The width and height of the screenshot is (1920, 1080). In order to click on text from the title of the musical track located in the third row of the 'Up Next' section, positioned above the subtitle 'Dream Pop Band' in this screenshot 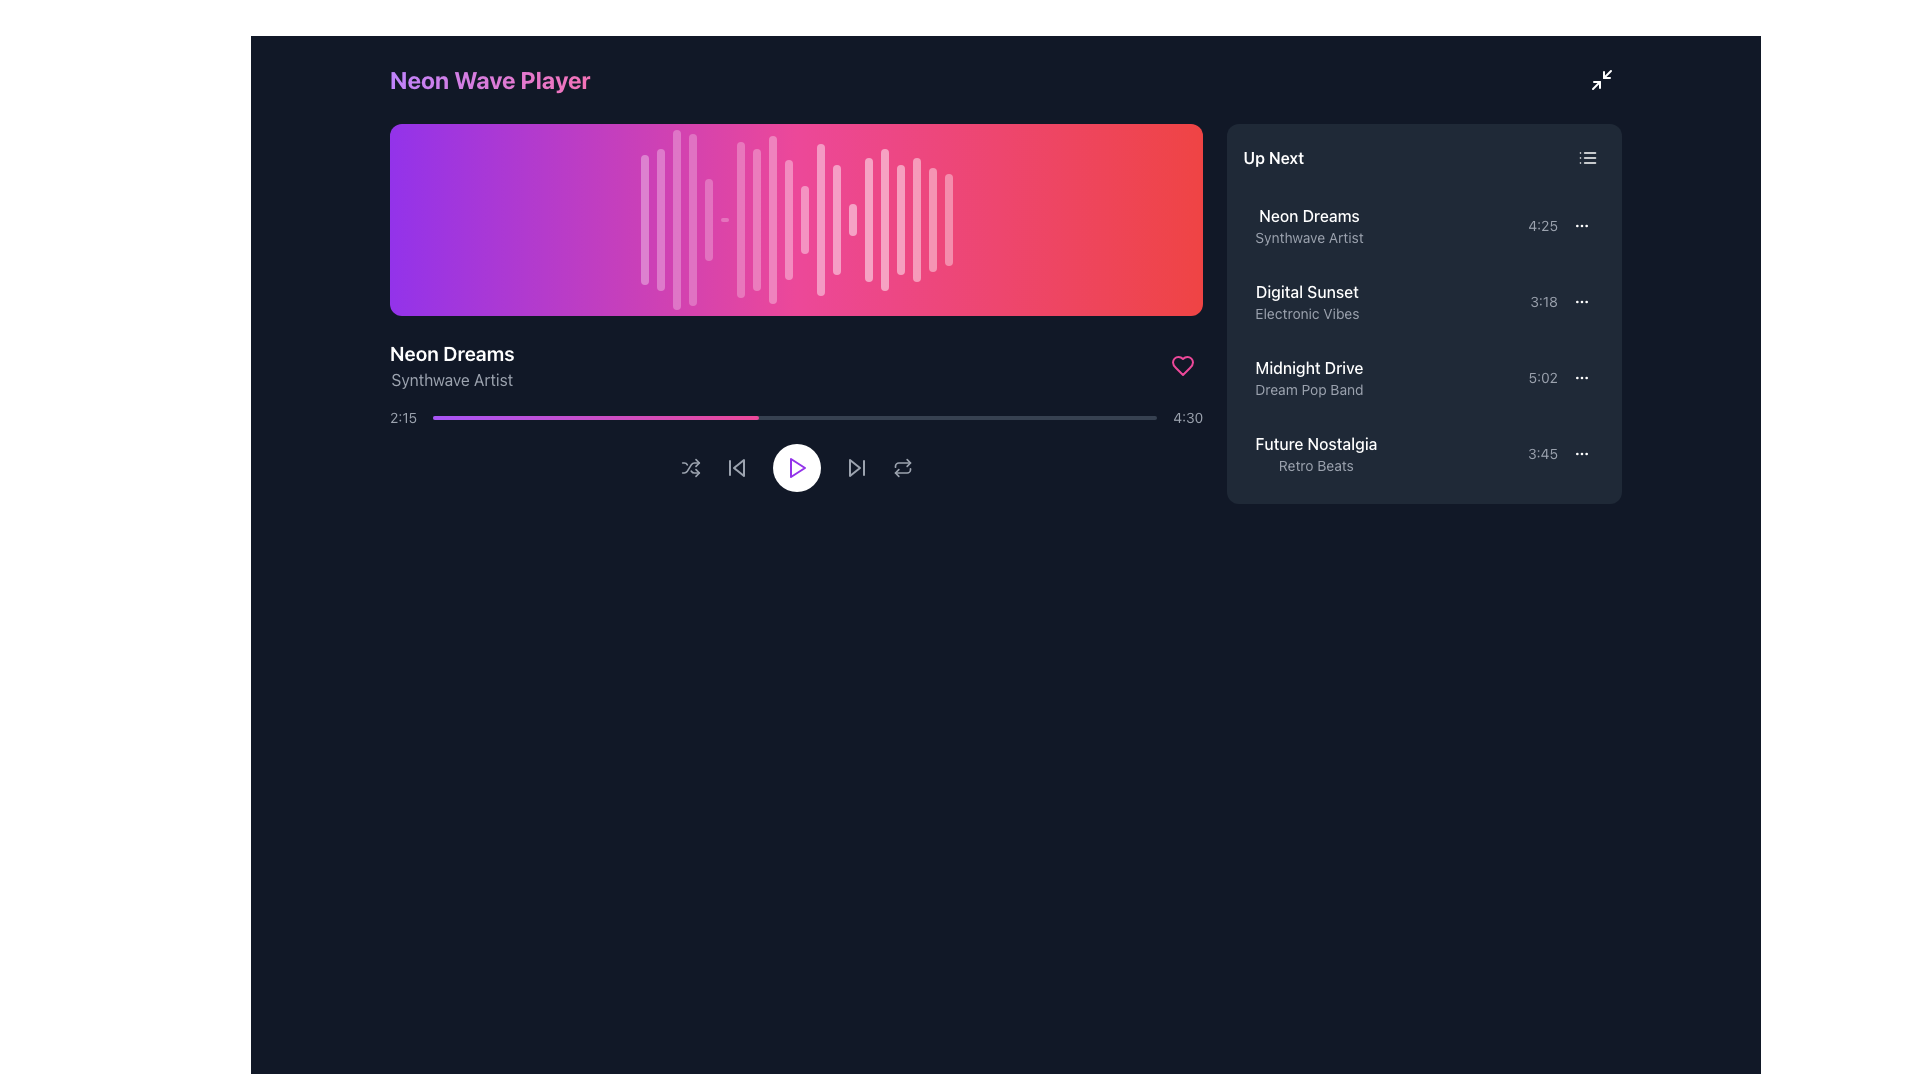, I will do `click(1309, 367)`.